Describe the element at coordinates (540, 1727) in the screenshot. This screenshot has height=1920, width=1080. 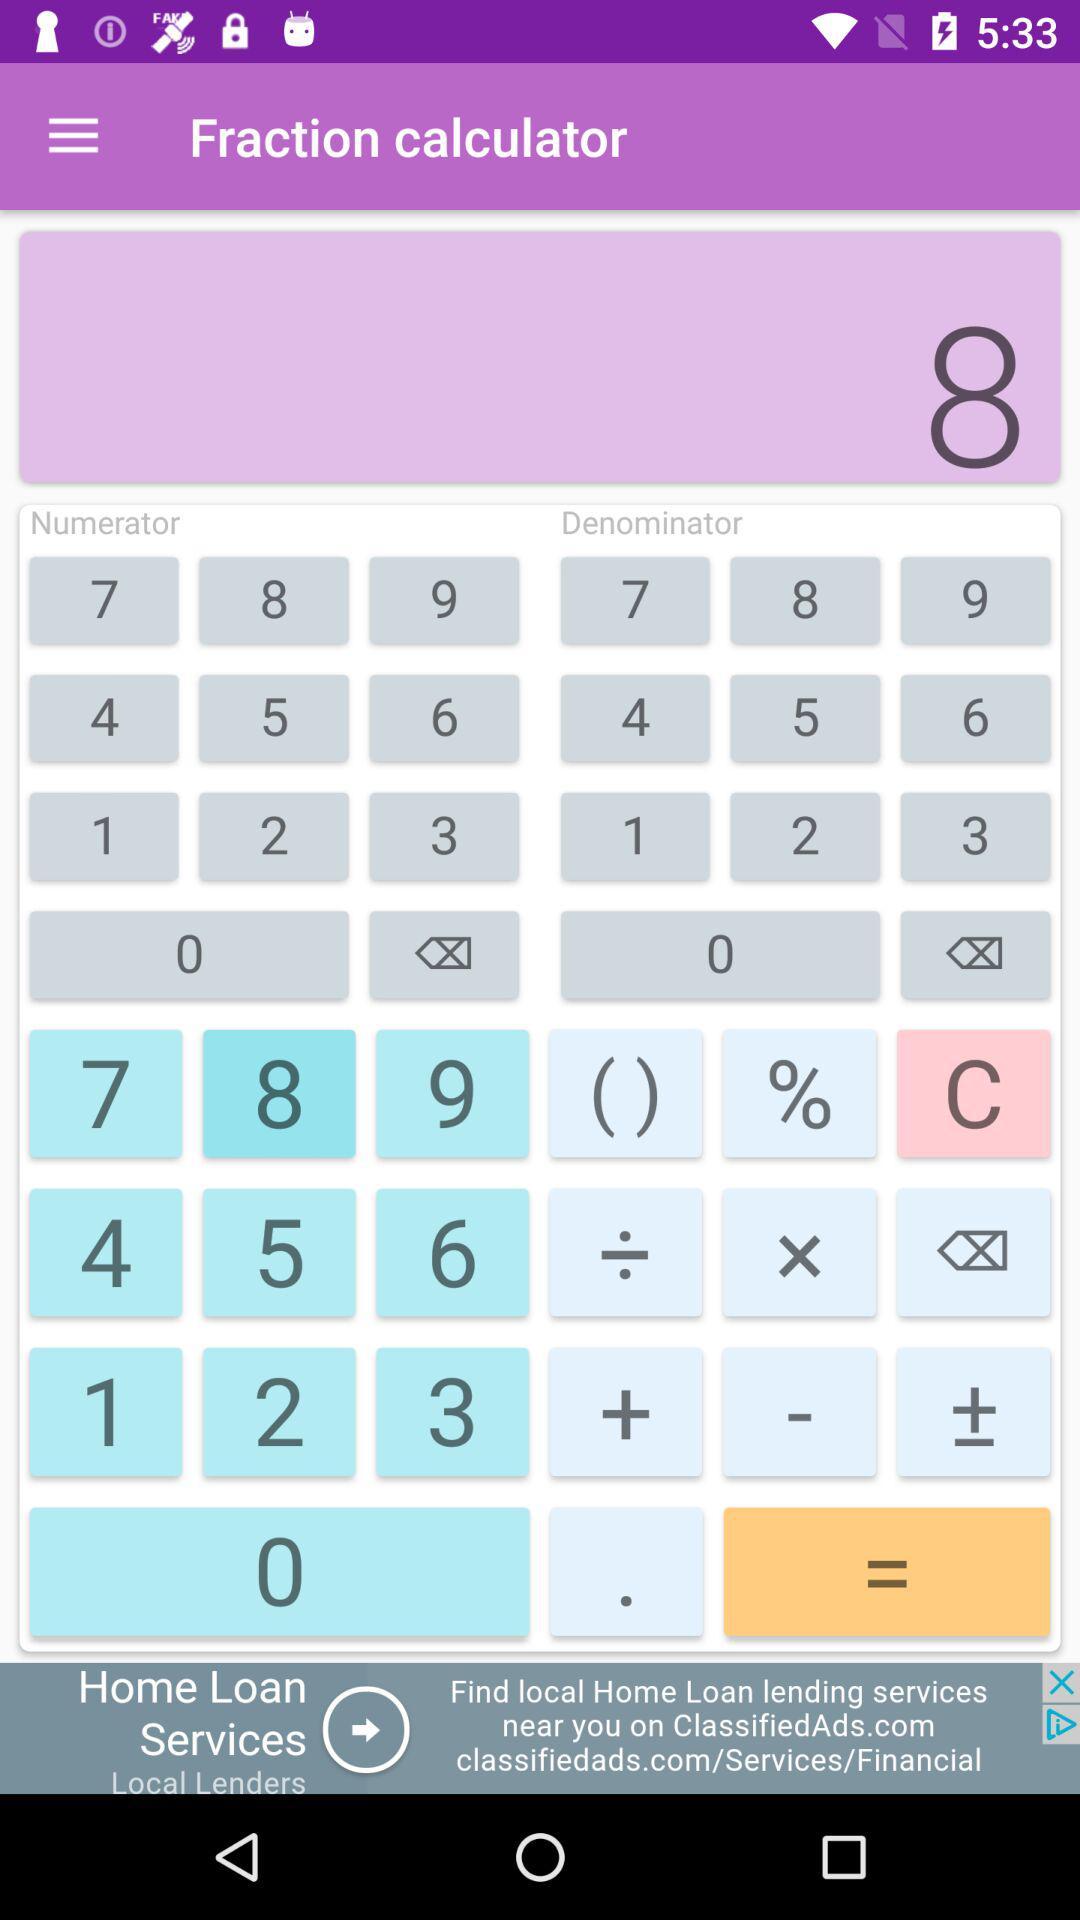
I see `link to advert` at that location.